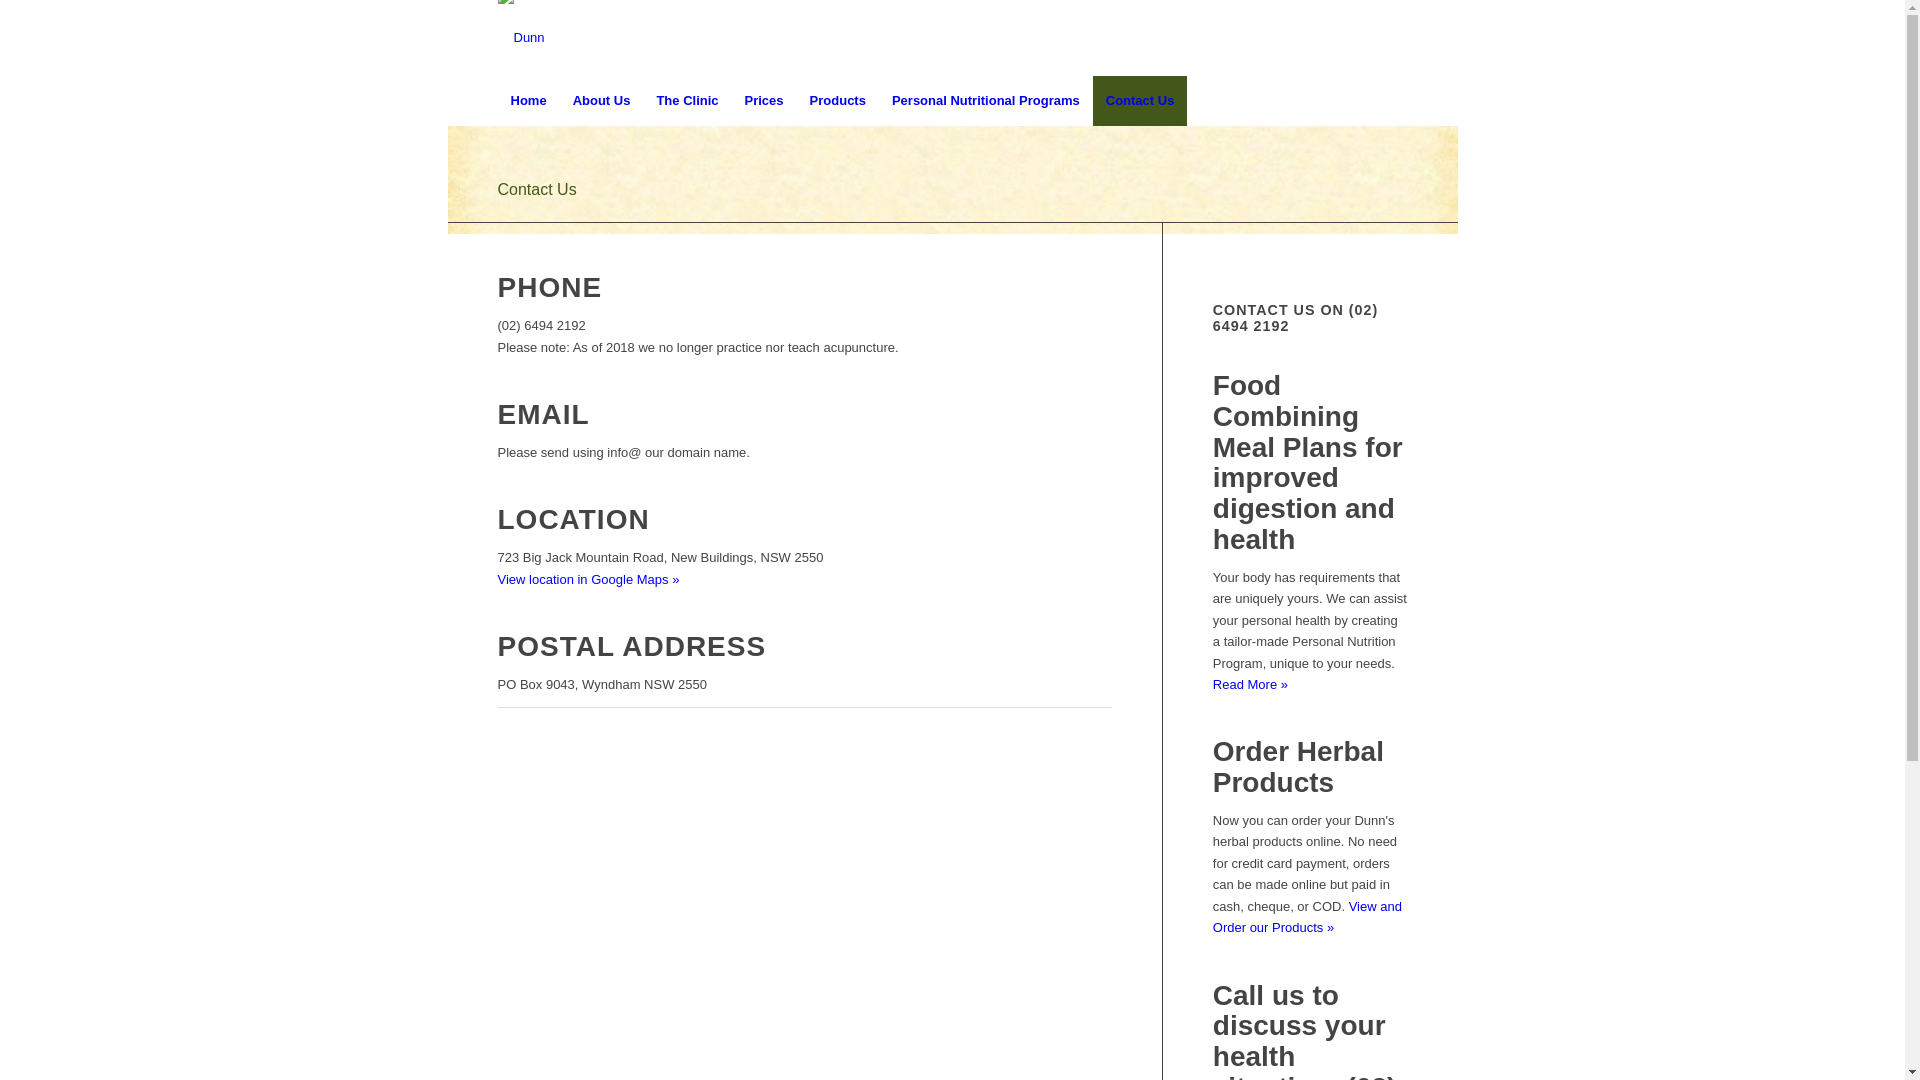 The height and width of the screenshot is (1080, 1920). Describe the element at coordinates (600, 100) in the screenshot. I see `'About Us'` at that location.